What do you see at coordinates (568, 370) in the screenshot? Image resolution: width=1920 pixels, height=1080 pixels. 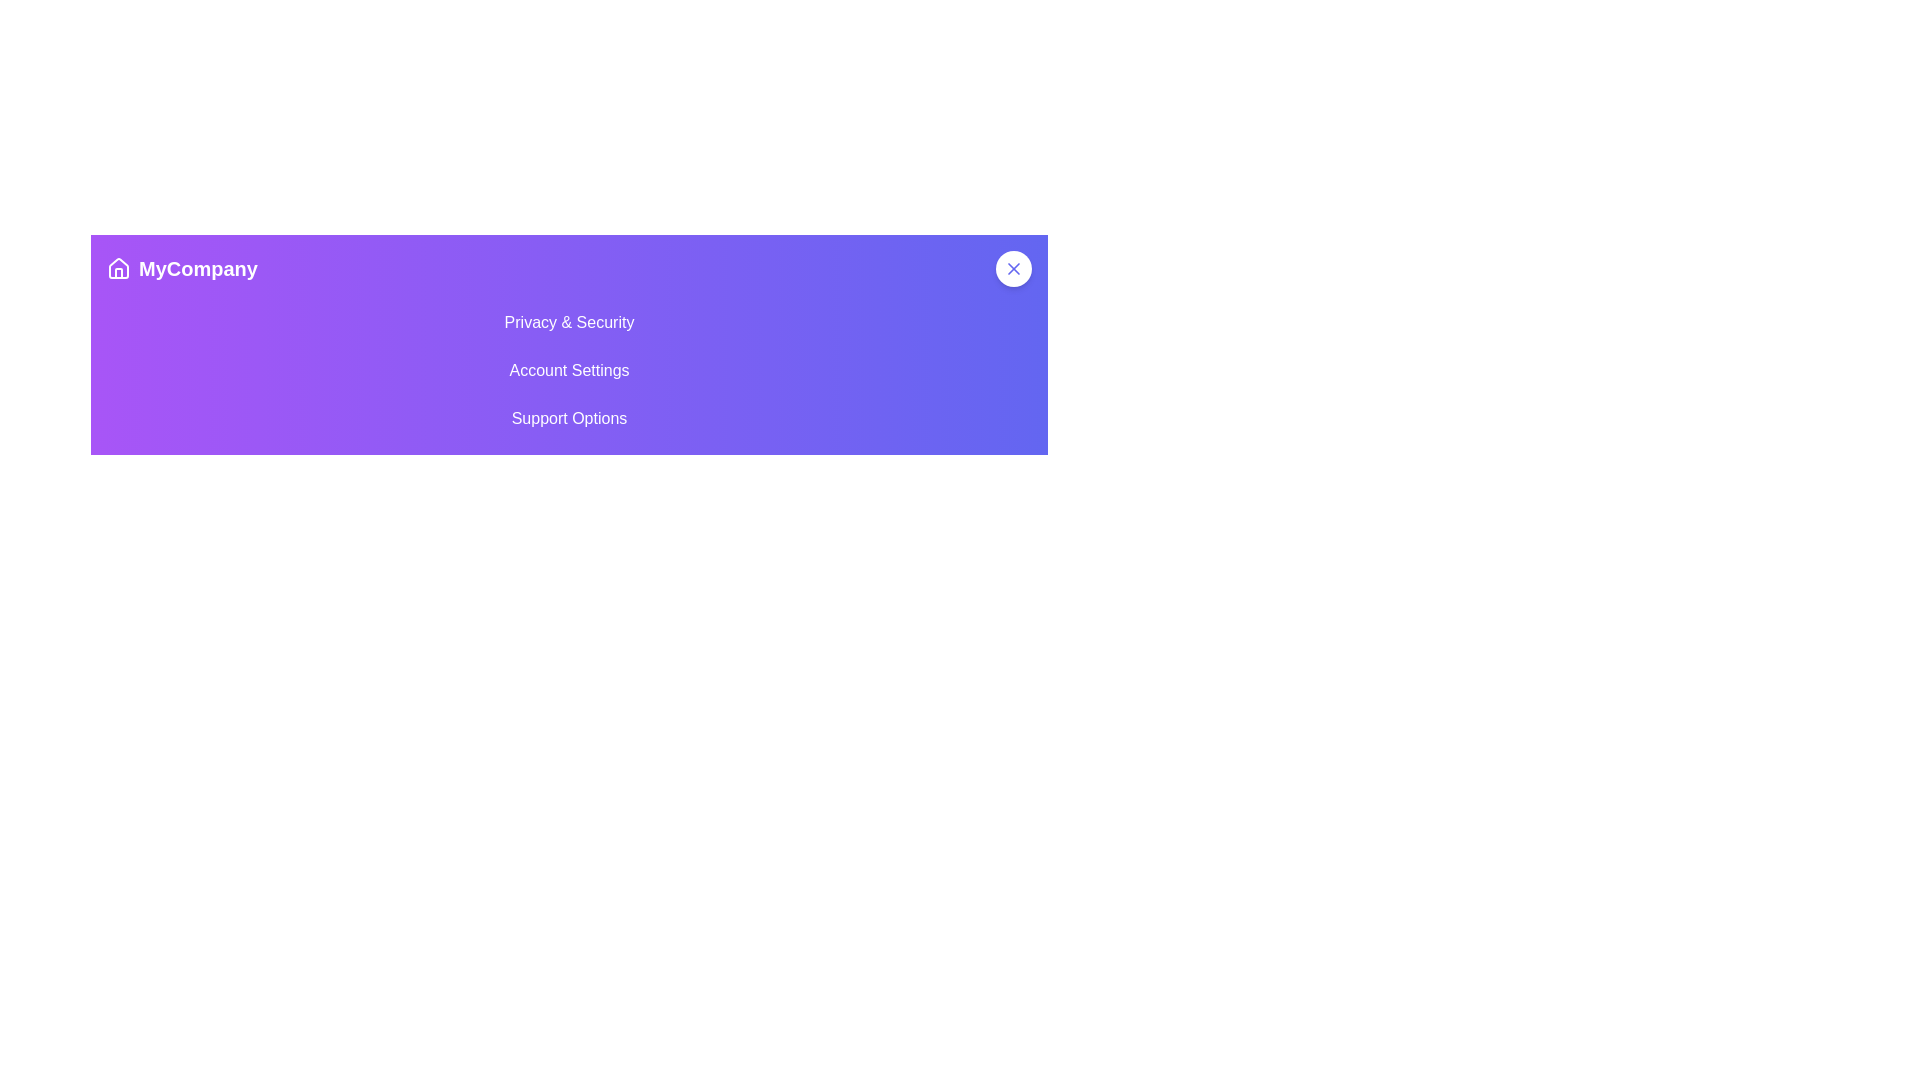 I see `the second option in the vertical list, located directly below 'Privacy & Security'` at bounding box center [568, 370].